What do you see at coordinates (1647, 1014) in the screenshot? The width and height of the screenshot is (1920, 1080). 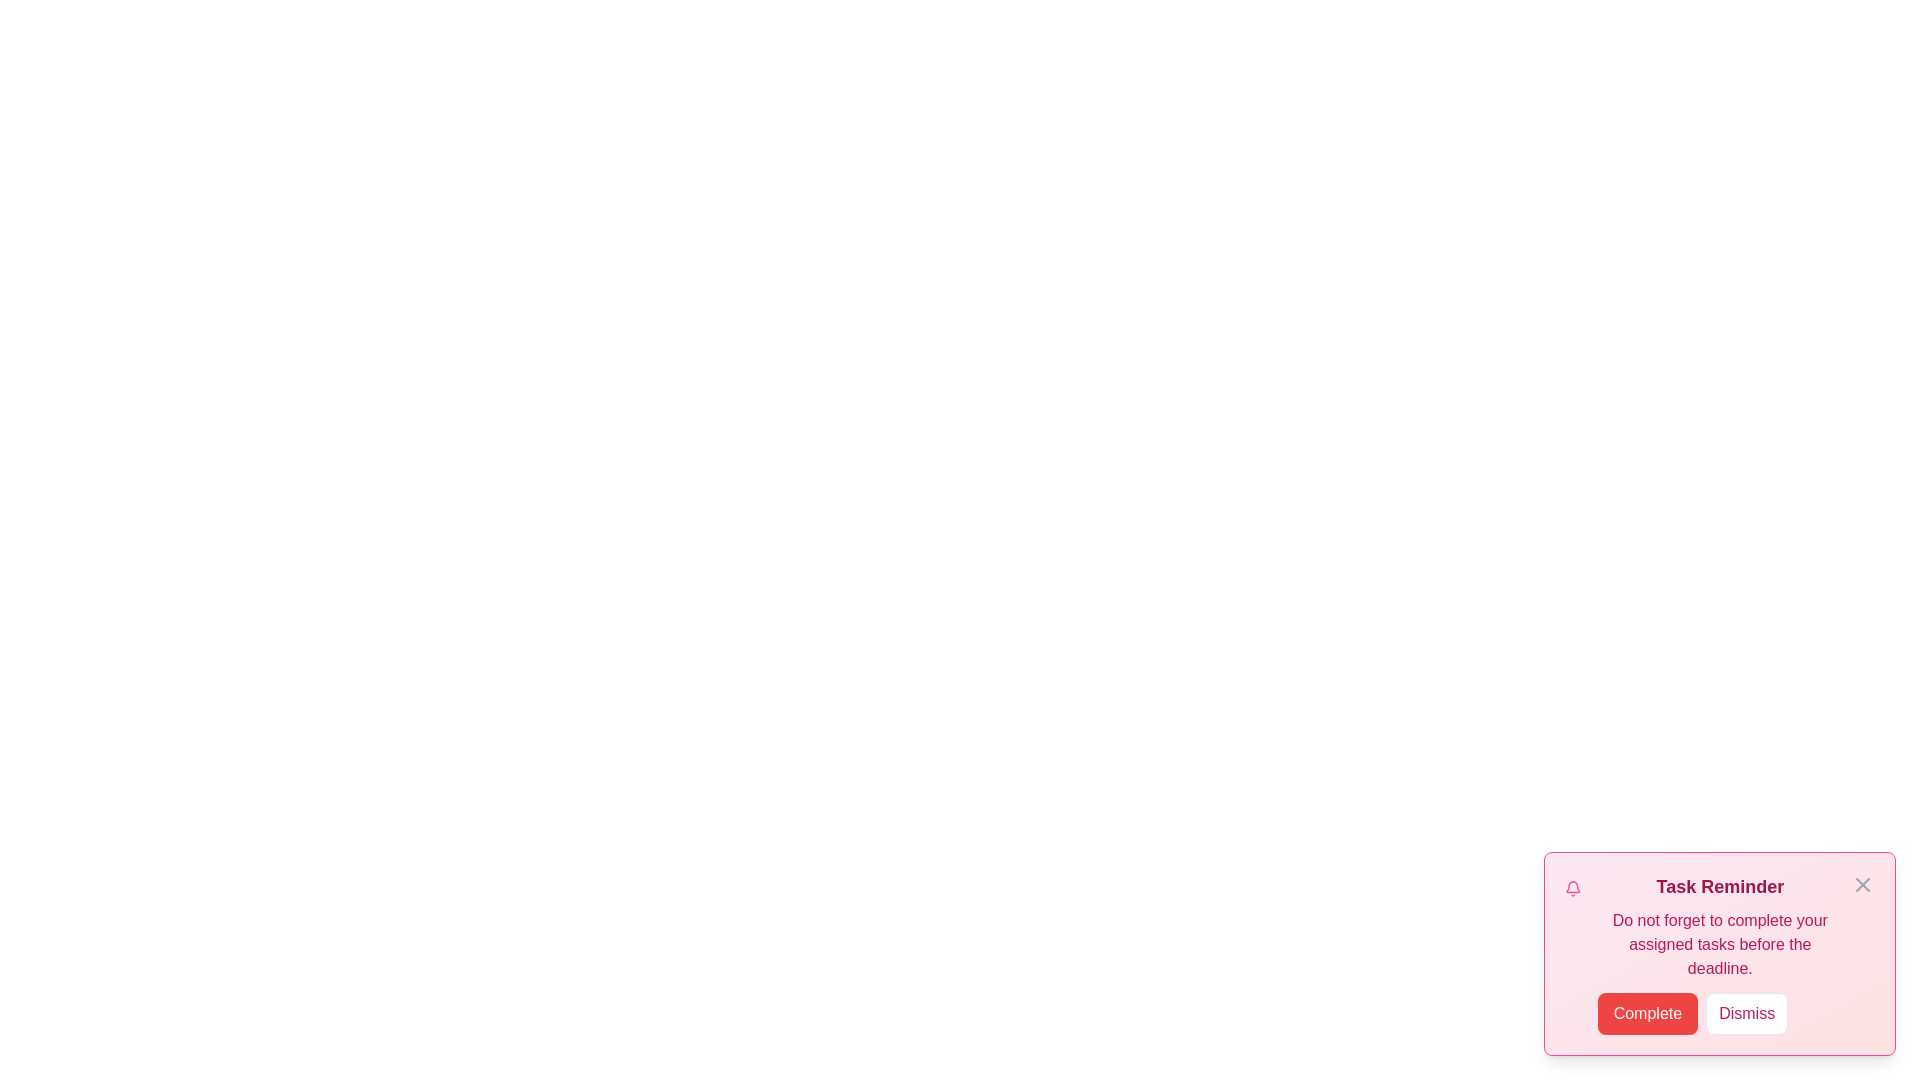 I see `the button labeled Complete to observe its hover effect` at bounding box center [1647, 1014].